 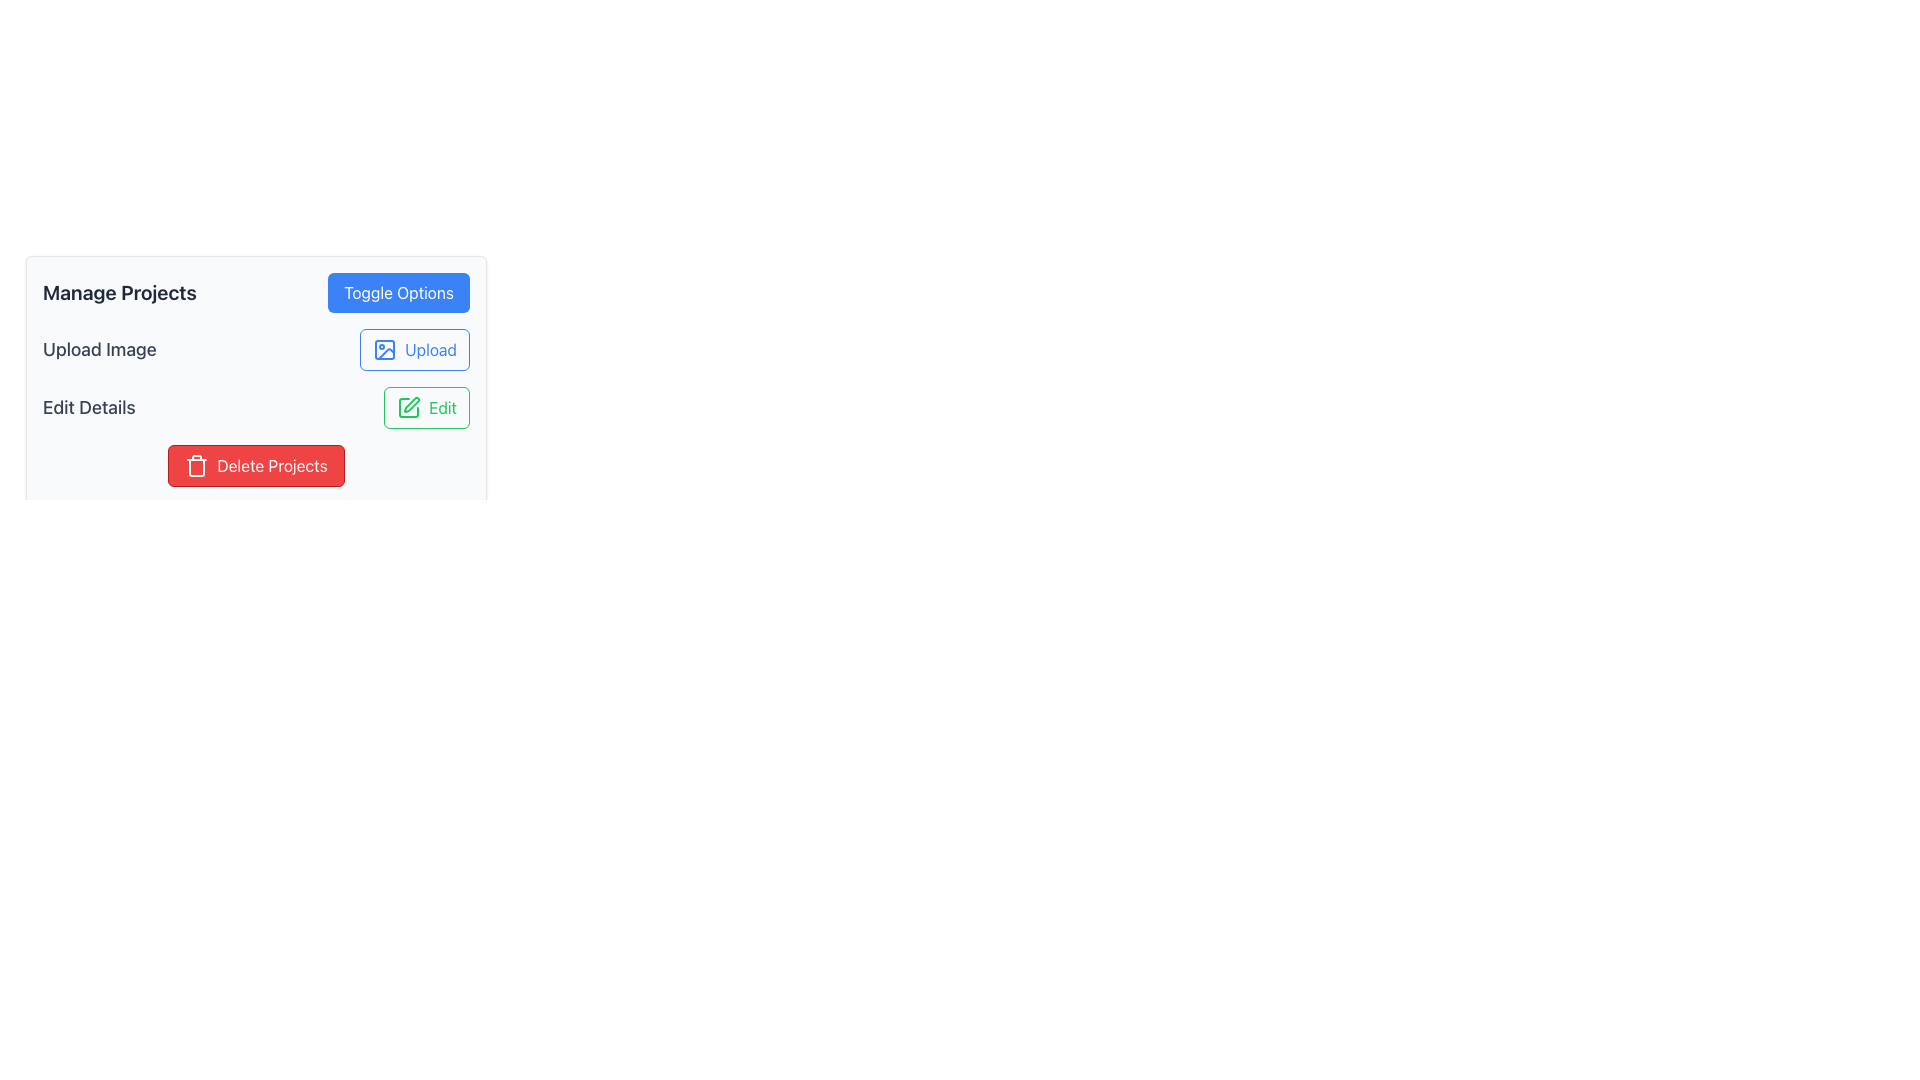 What do you see at coordinates (255, 466) in the screenshot?
I see `the 'Delete Projects' button, which is a rectangular button with rounded corners, featuring a vibrant red background and white text, located at the bottom of the 'Manage Projects' section` at bounding box center [255, 466].